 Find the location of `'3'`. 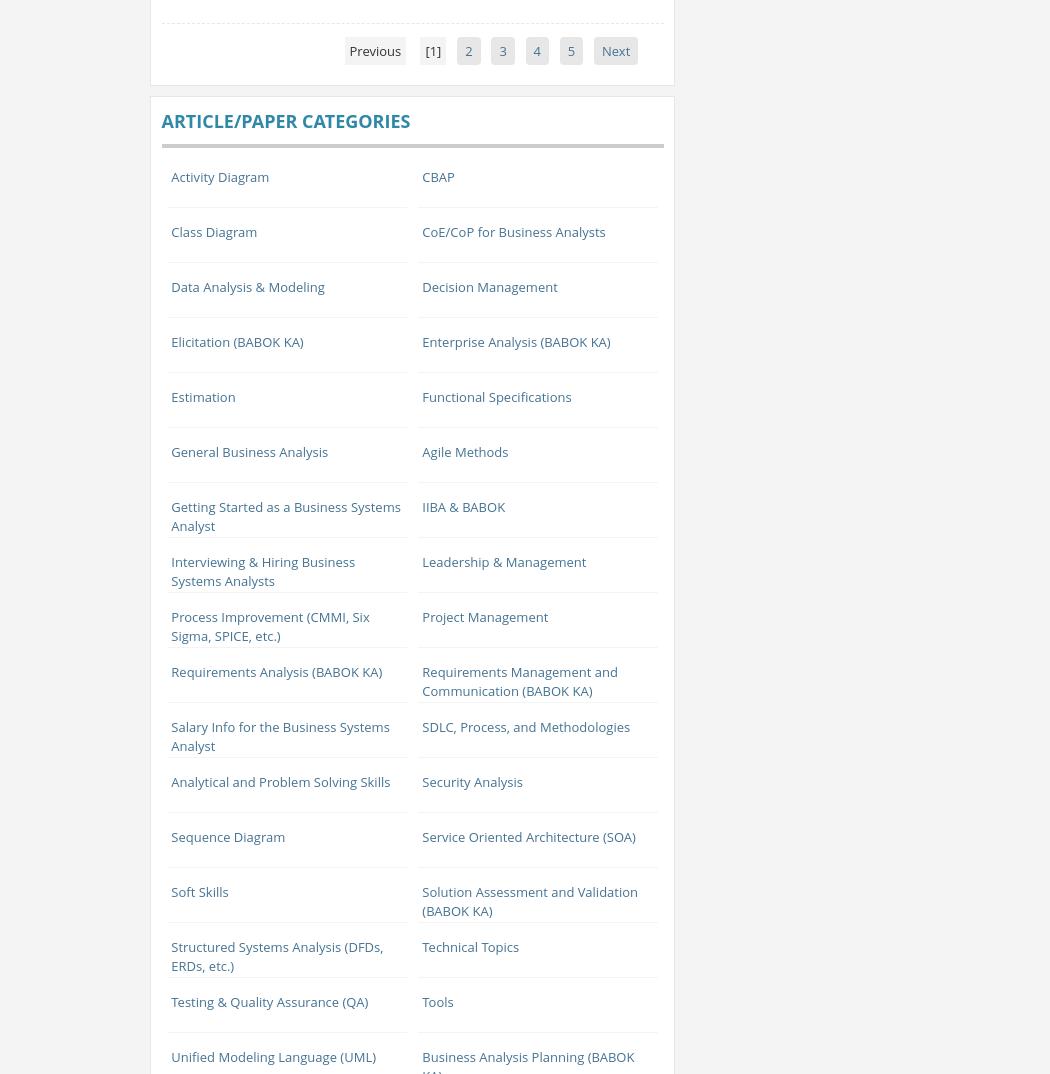

'3' is located at coordinates (501, 50).